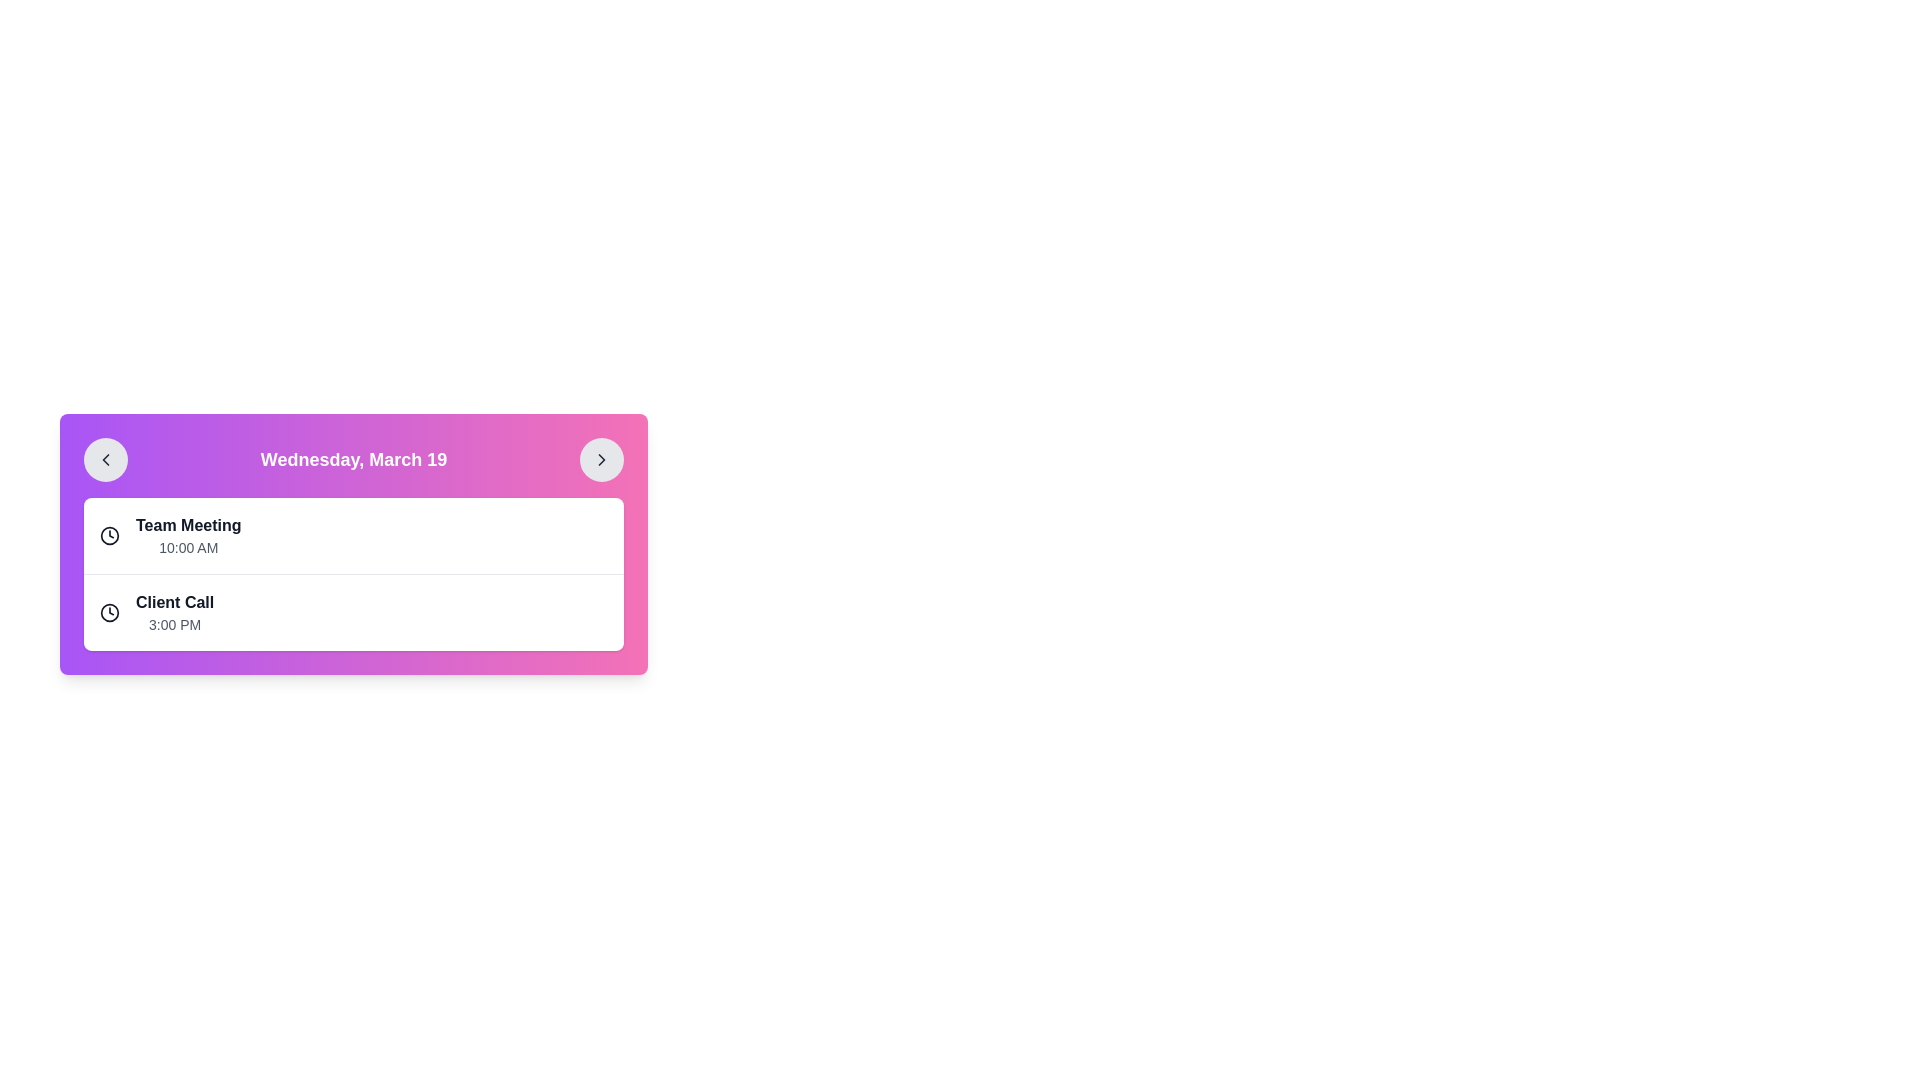  Describe the element at coordinates (600, 459) in the screenshot. I see `the circular button with a gray background and right arrow icon, located in the pink header` at that location.